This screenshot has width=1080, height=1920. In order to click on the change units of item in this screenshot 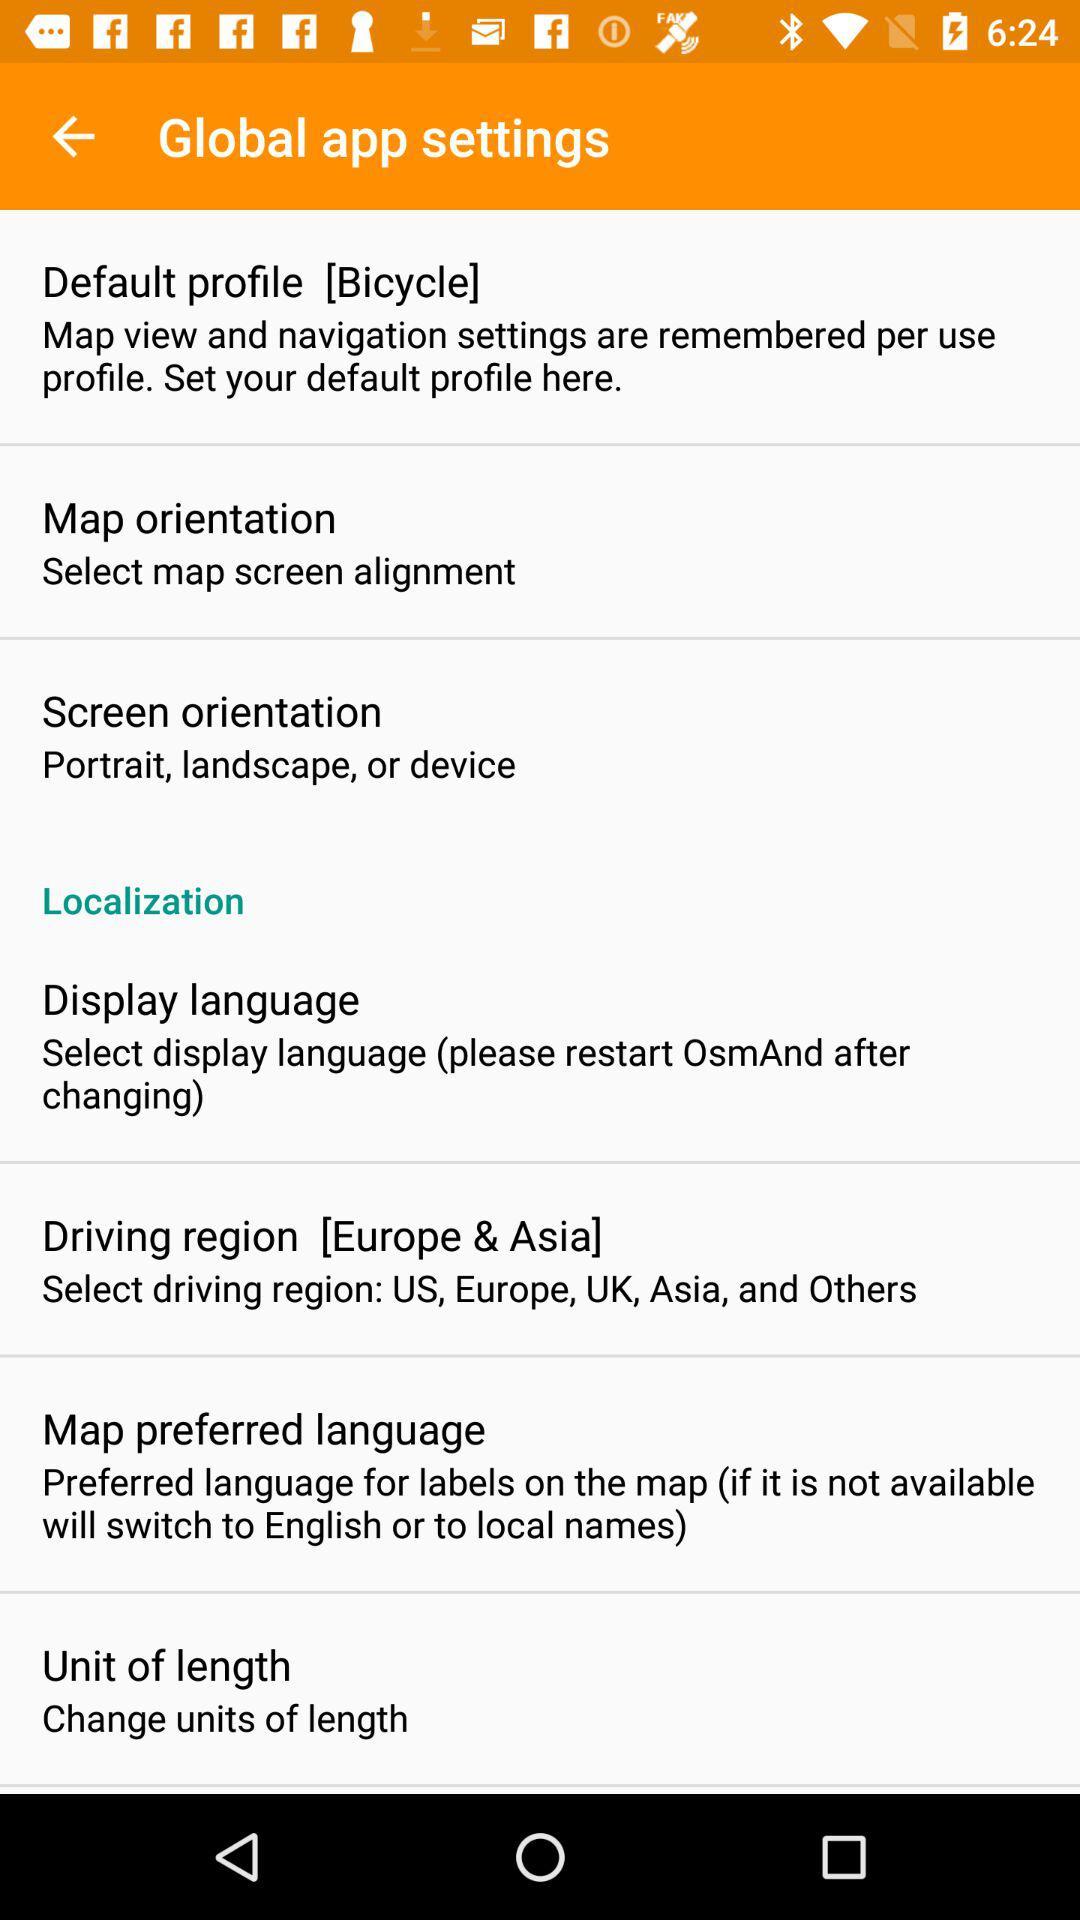, I will do `click(225, 1716)`.